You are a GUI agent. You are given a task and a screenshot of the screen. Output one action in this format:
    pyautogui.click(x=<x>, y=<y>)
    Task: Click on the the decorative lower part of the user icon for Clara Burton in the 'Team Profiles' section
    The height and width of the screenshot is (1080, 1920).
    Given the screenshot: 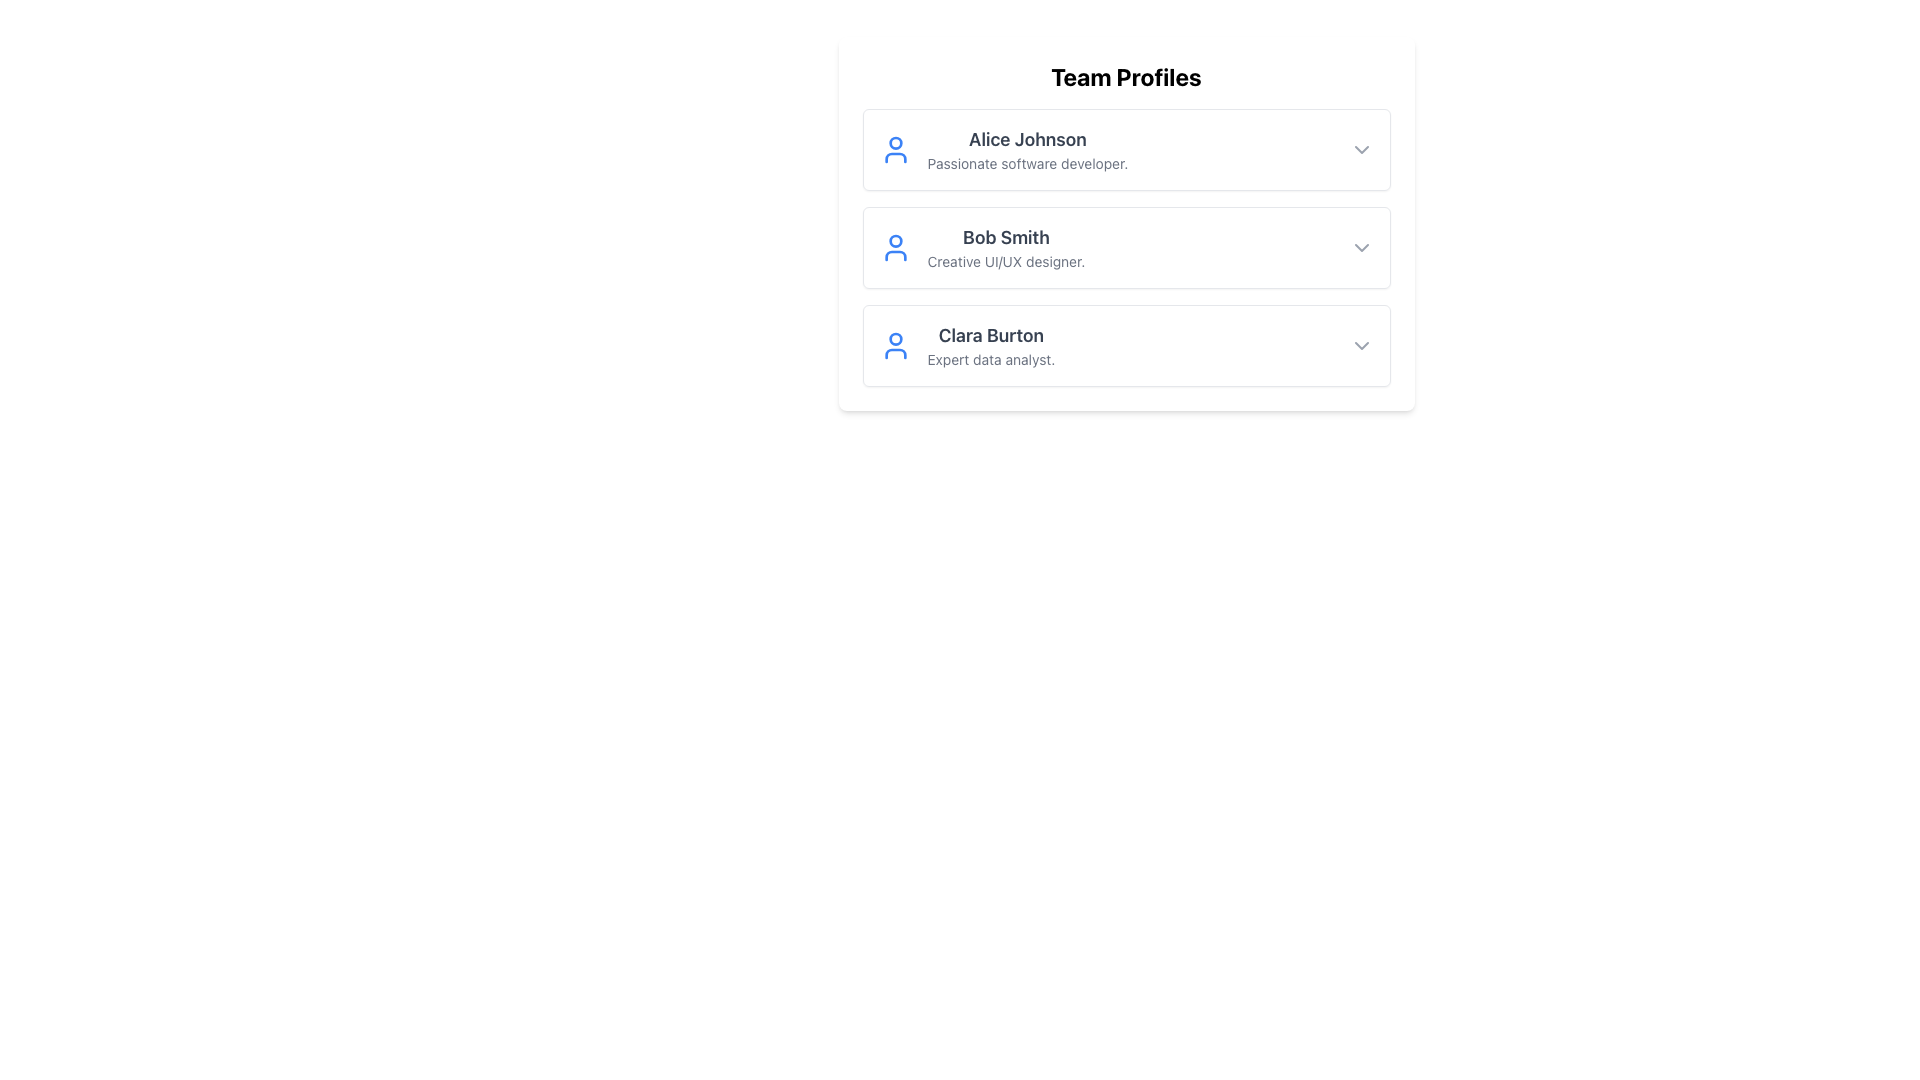 What is the action you would take?
    pyautogui.click(x=894, y=353)
    